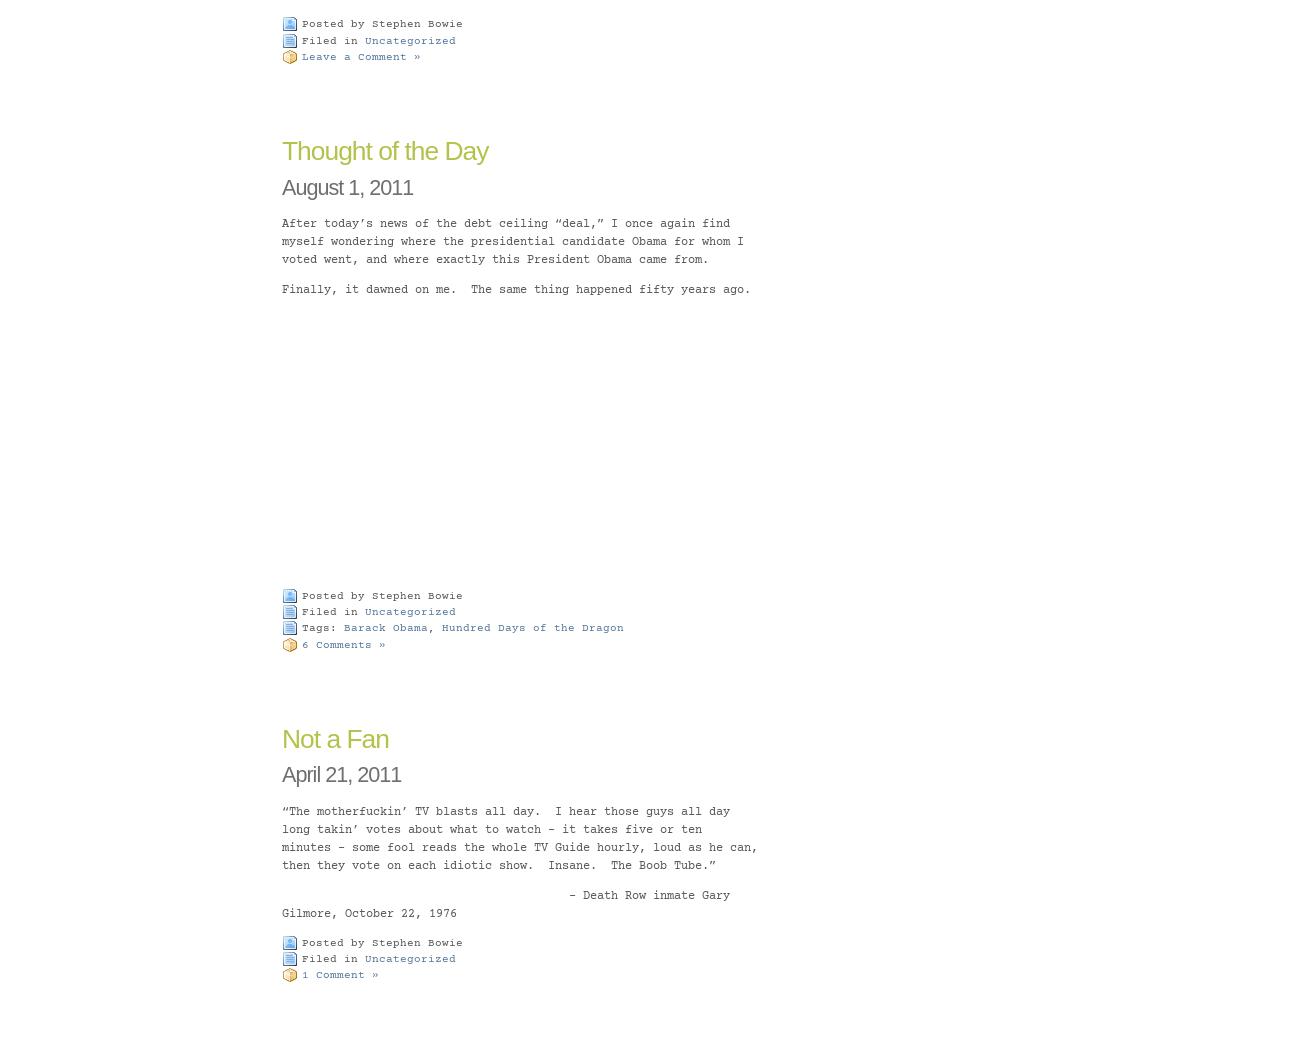 The height and width of the screenshot is (1054, 1300). Describe the element at coordinates (342, 645) in the screenshot. I see `'6 Comments »'` at that location.